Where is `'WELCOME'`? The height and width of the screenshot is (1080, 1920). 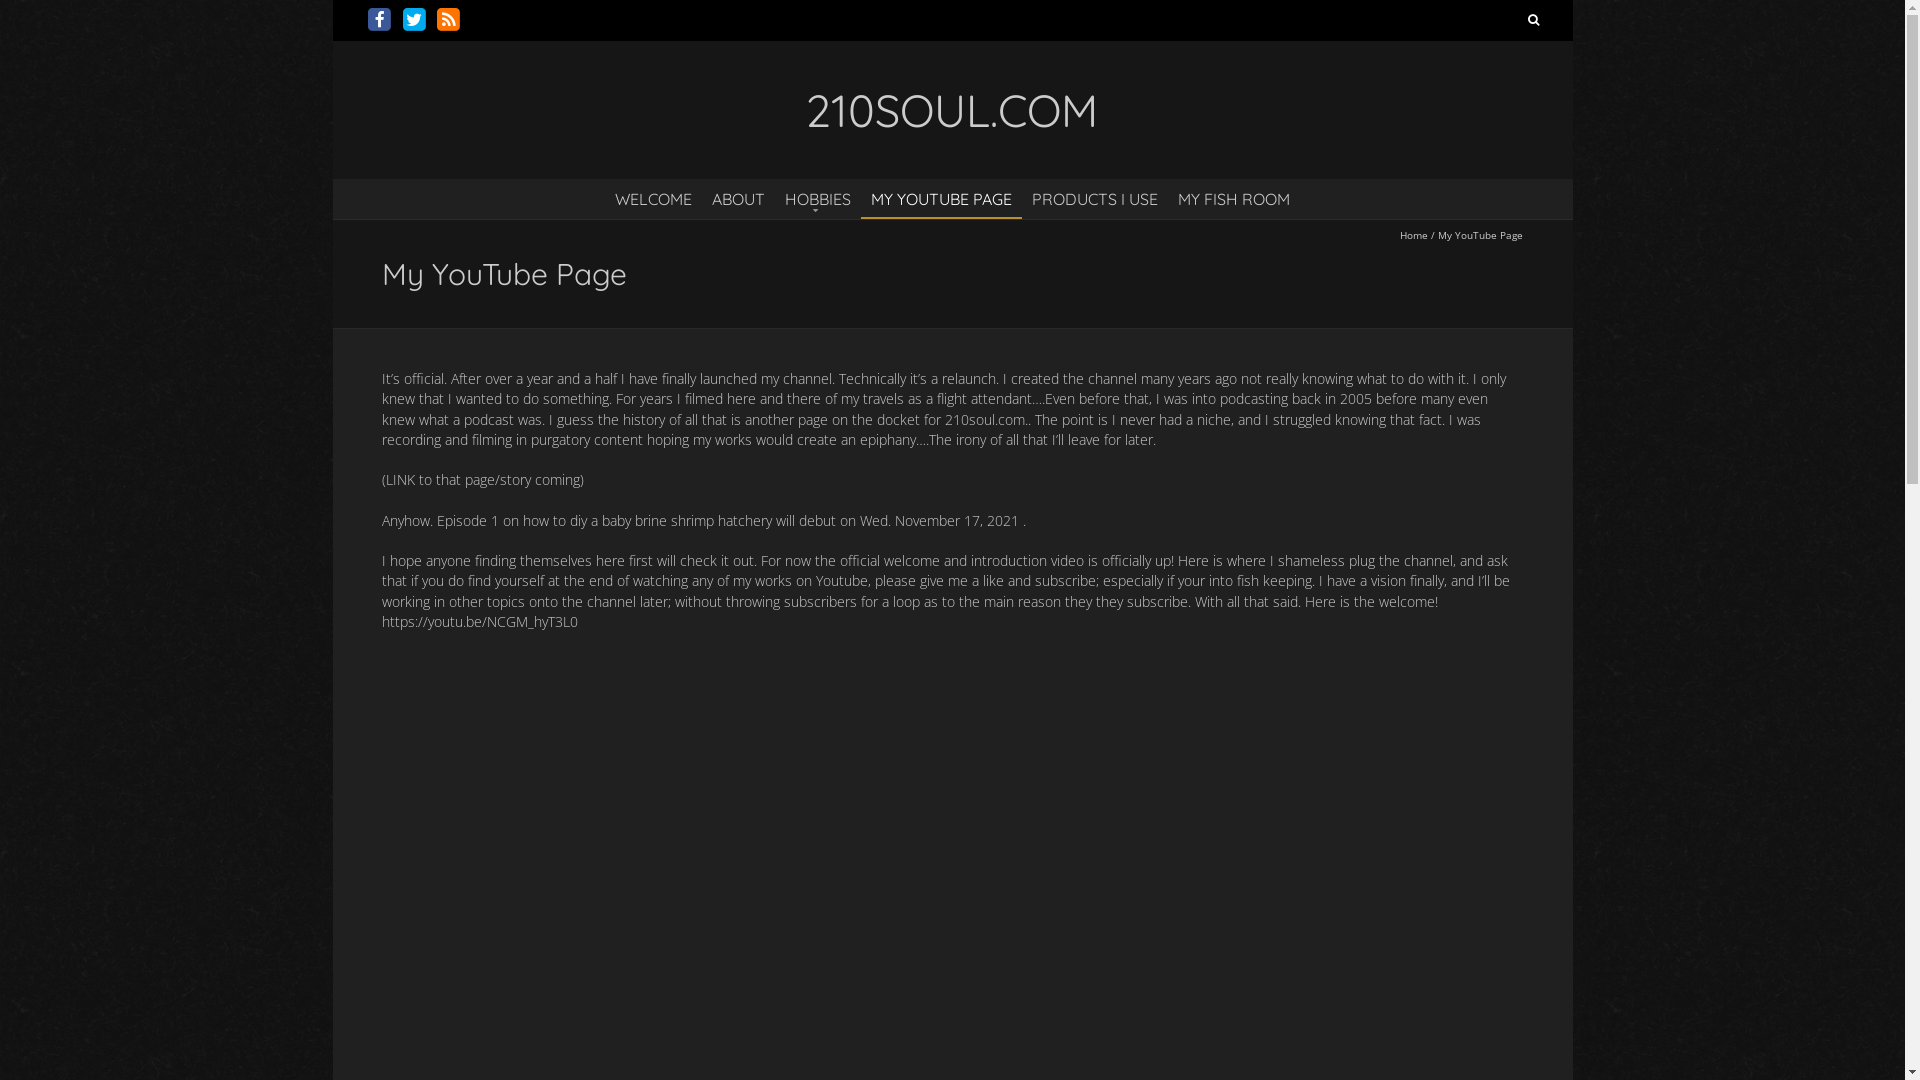 'WELCOME' is located at coordinates (653, 197).